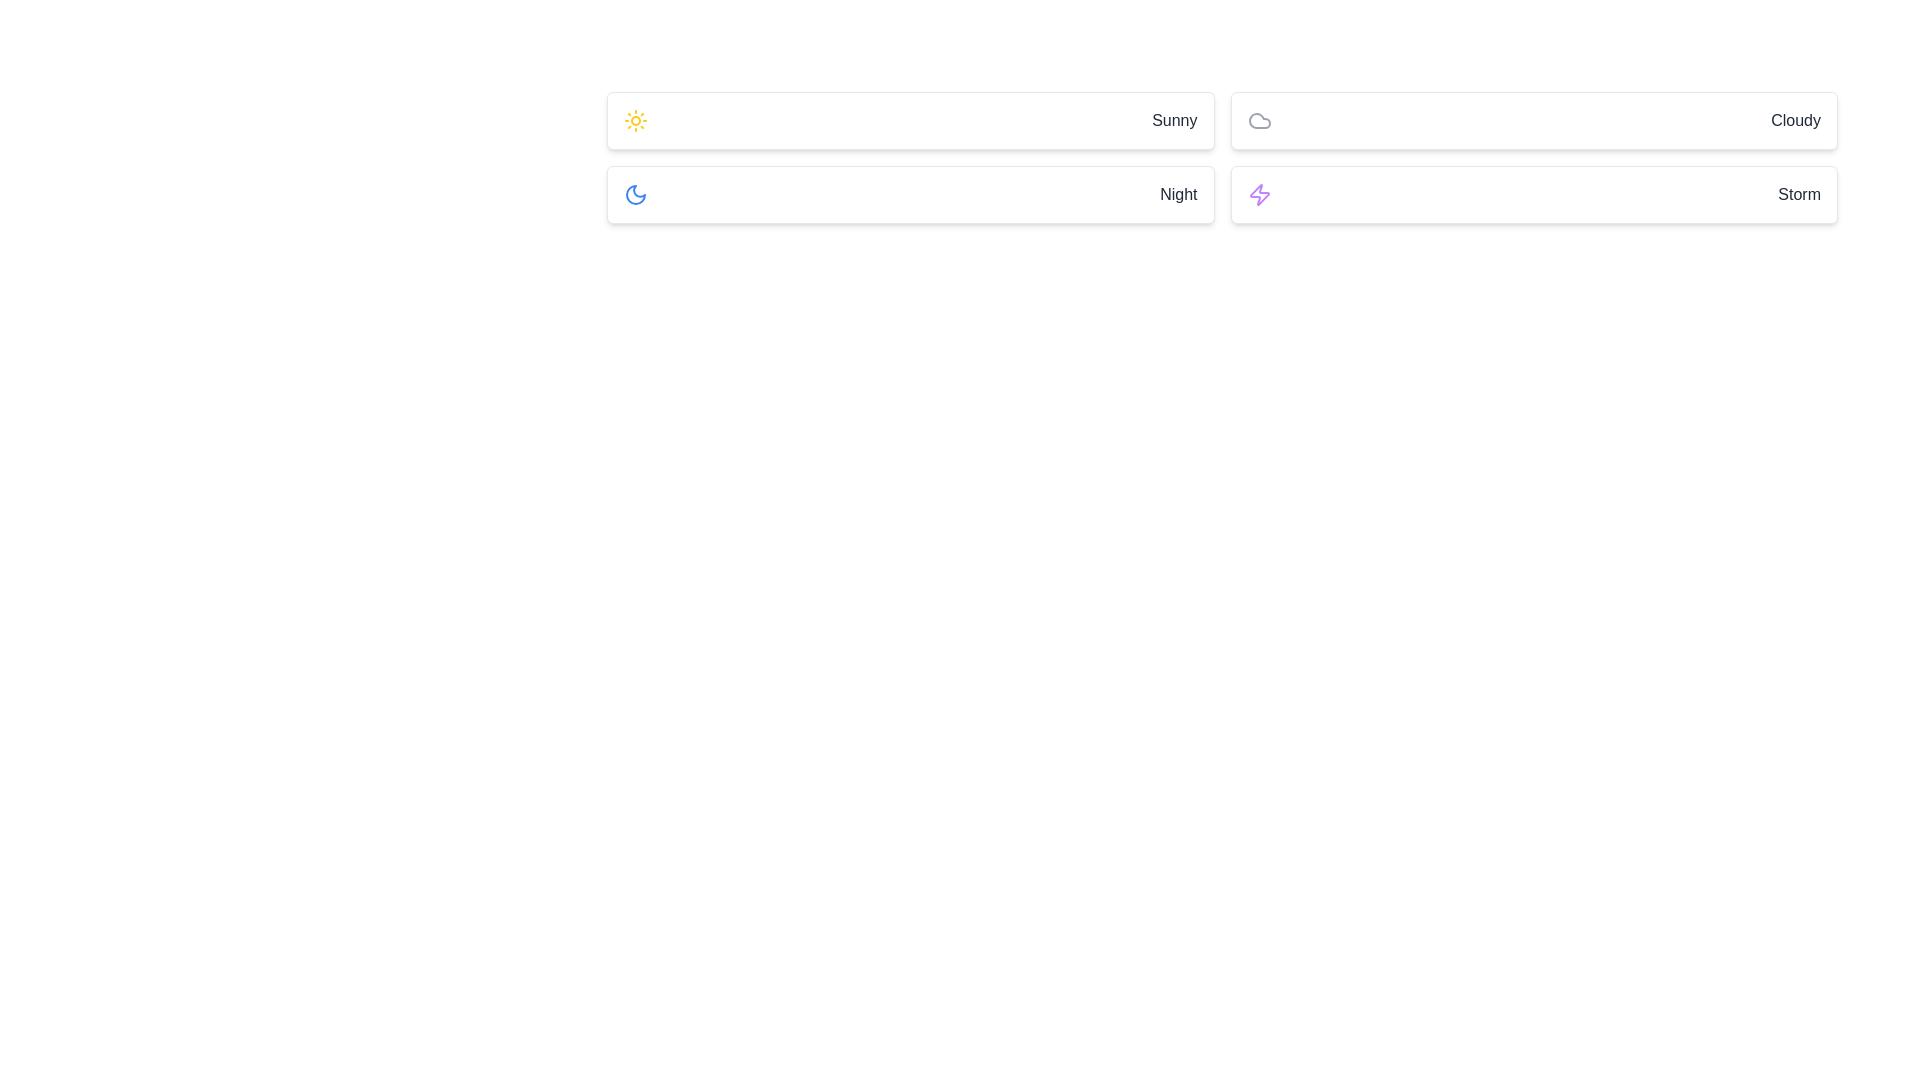  What do you see at coordinates (909, 195) in the screenshot?
I see `the 'Night' card in the grid layout` at bounding box center [909, 195].